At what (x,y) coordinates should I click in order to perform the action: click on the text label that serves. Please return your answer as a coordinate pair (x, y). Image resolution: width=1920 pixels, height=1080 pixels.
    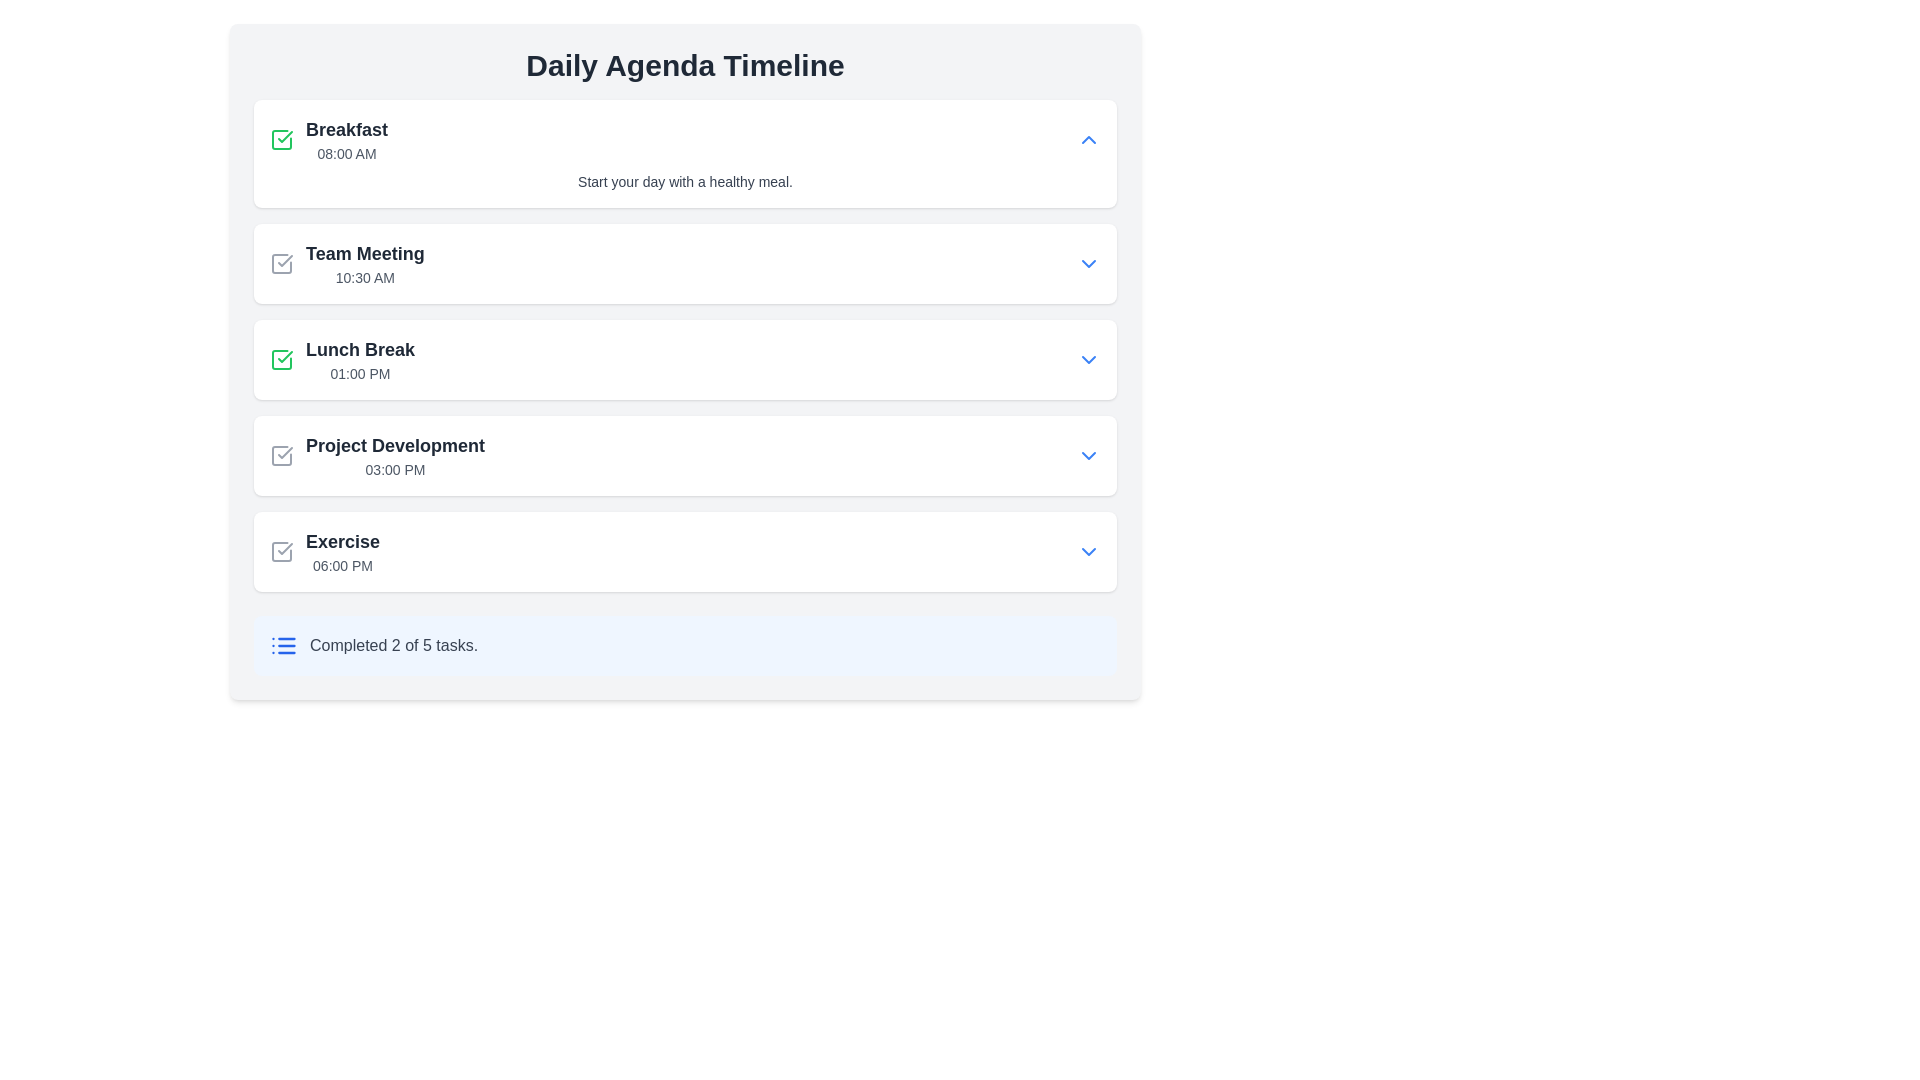
    Looking at the image, I should click on (360, 349).